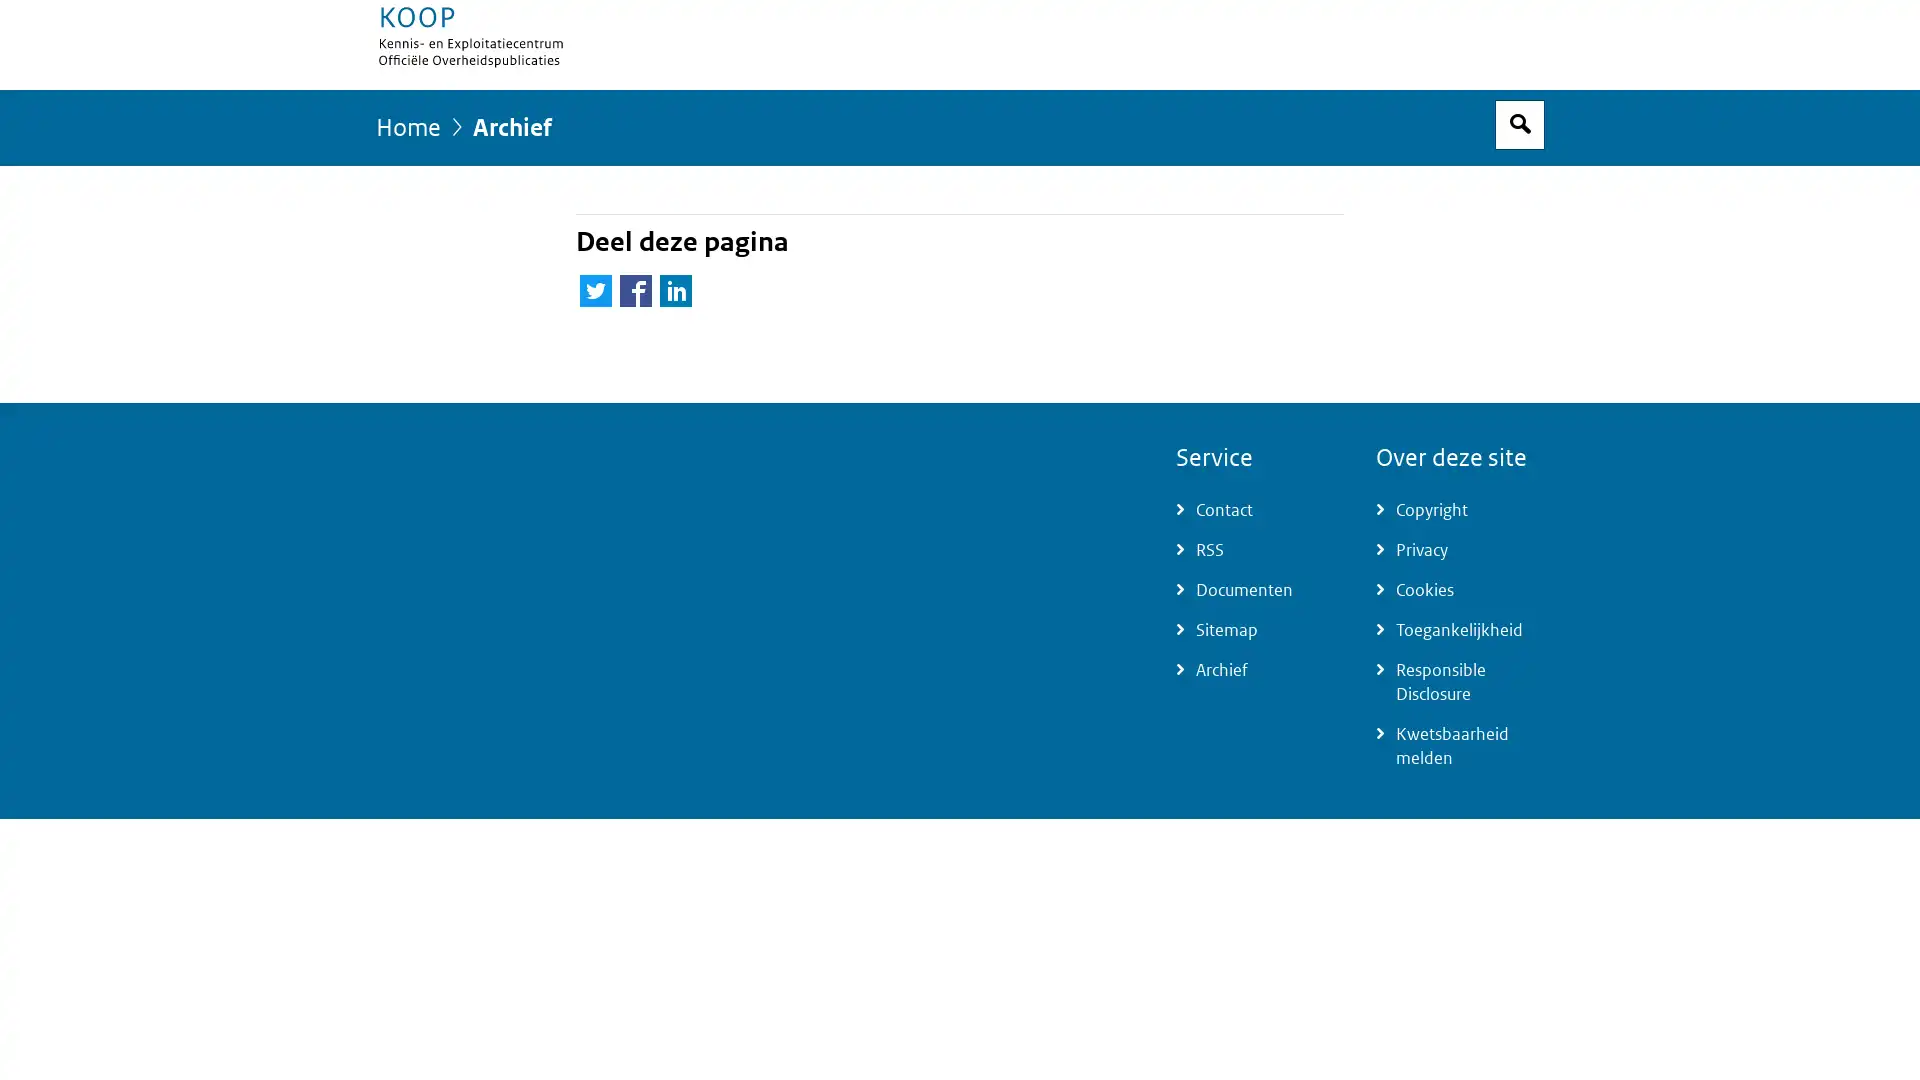 The height and width of the screenshot is (1080, 1920). I want to click on Open zoekveld, so click(1520, 124).